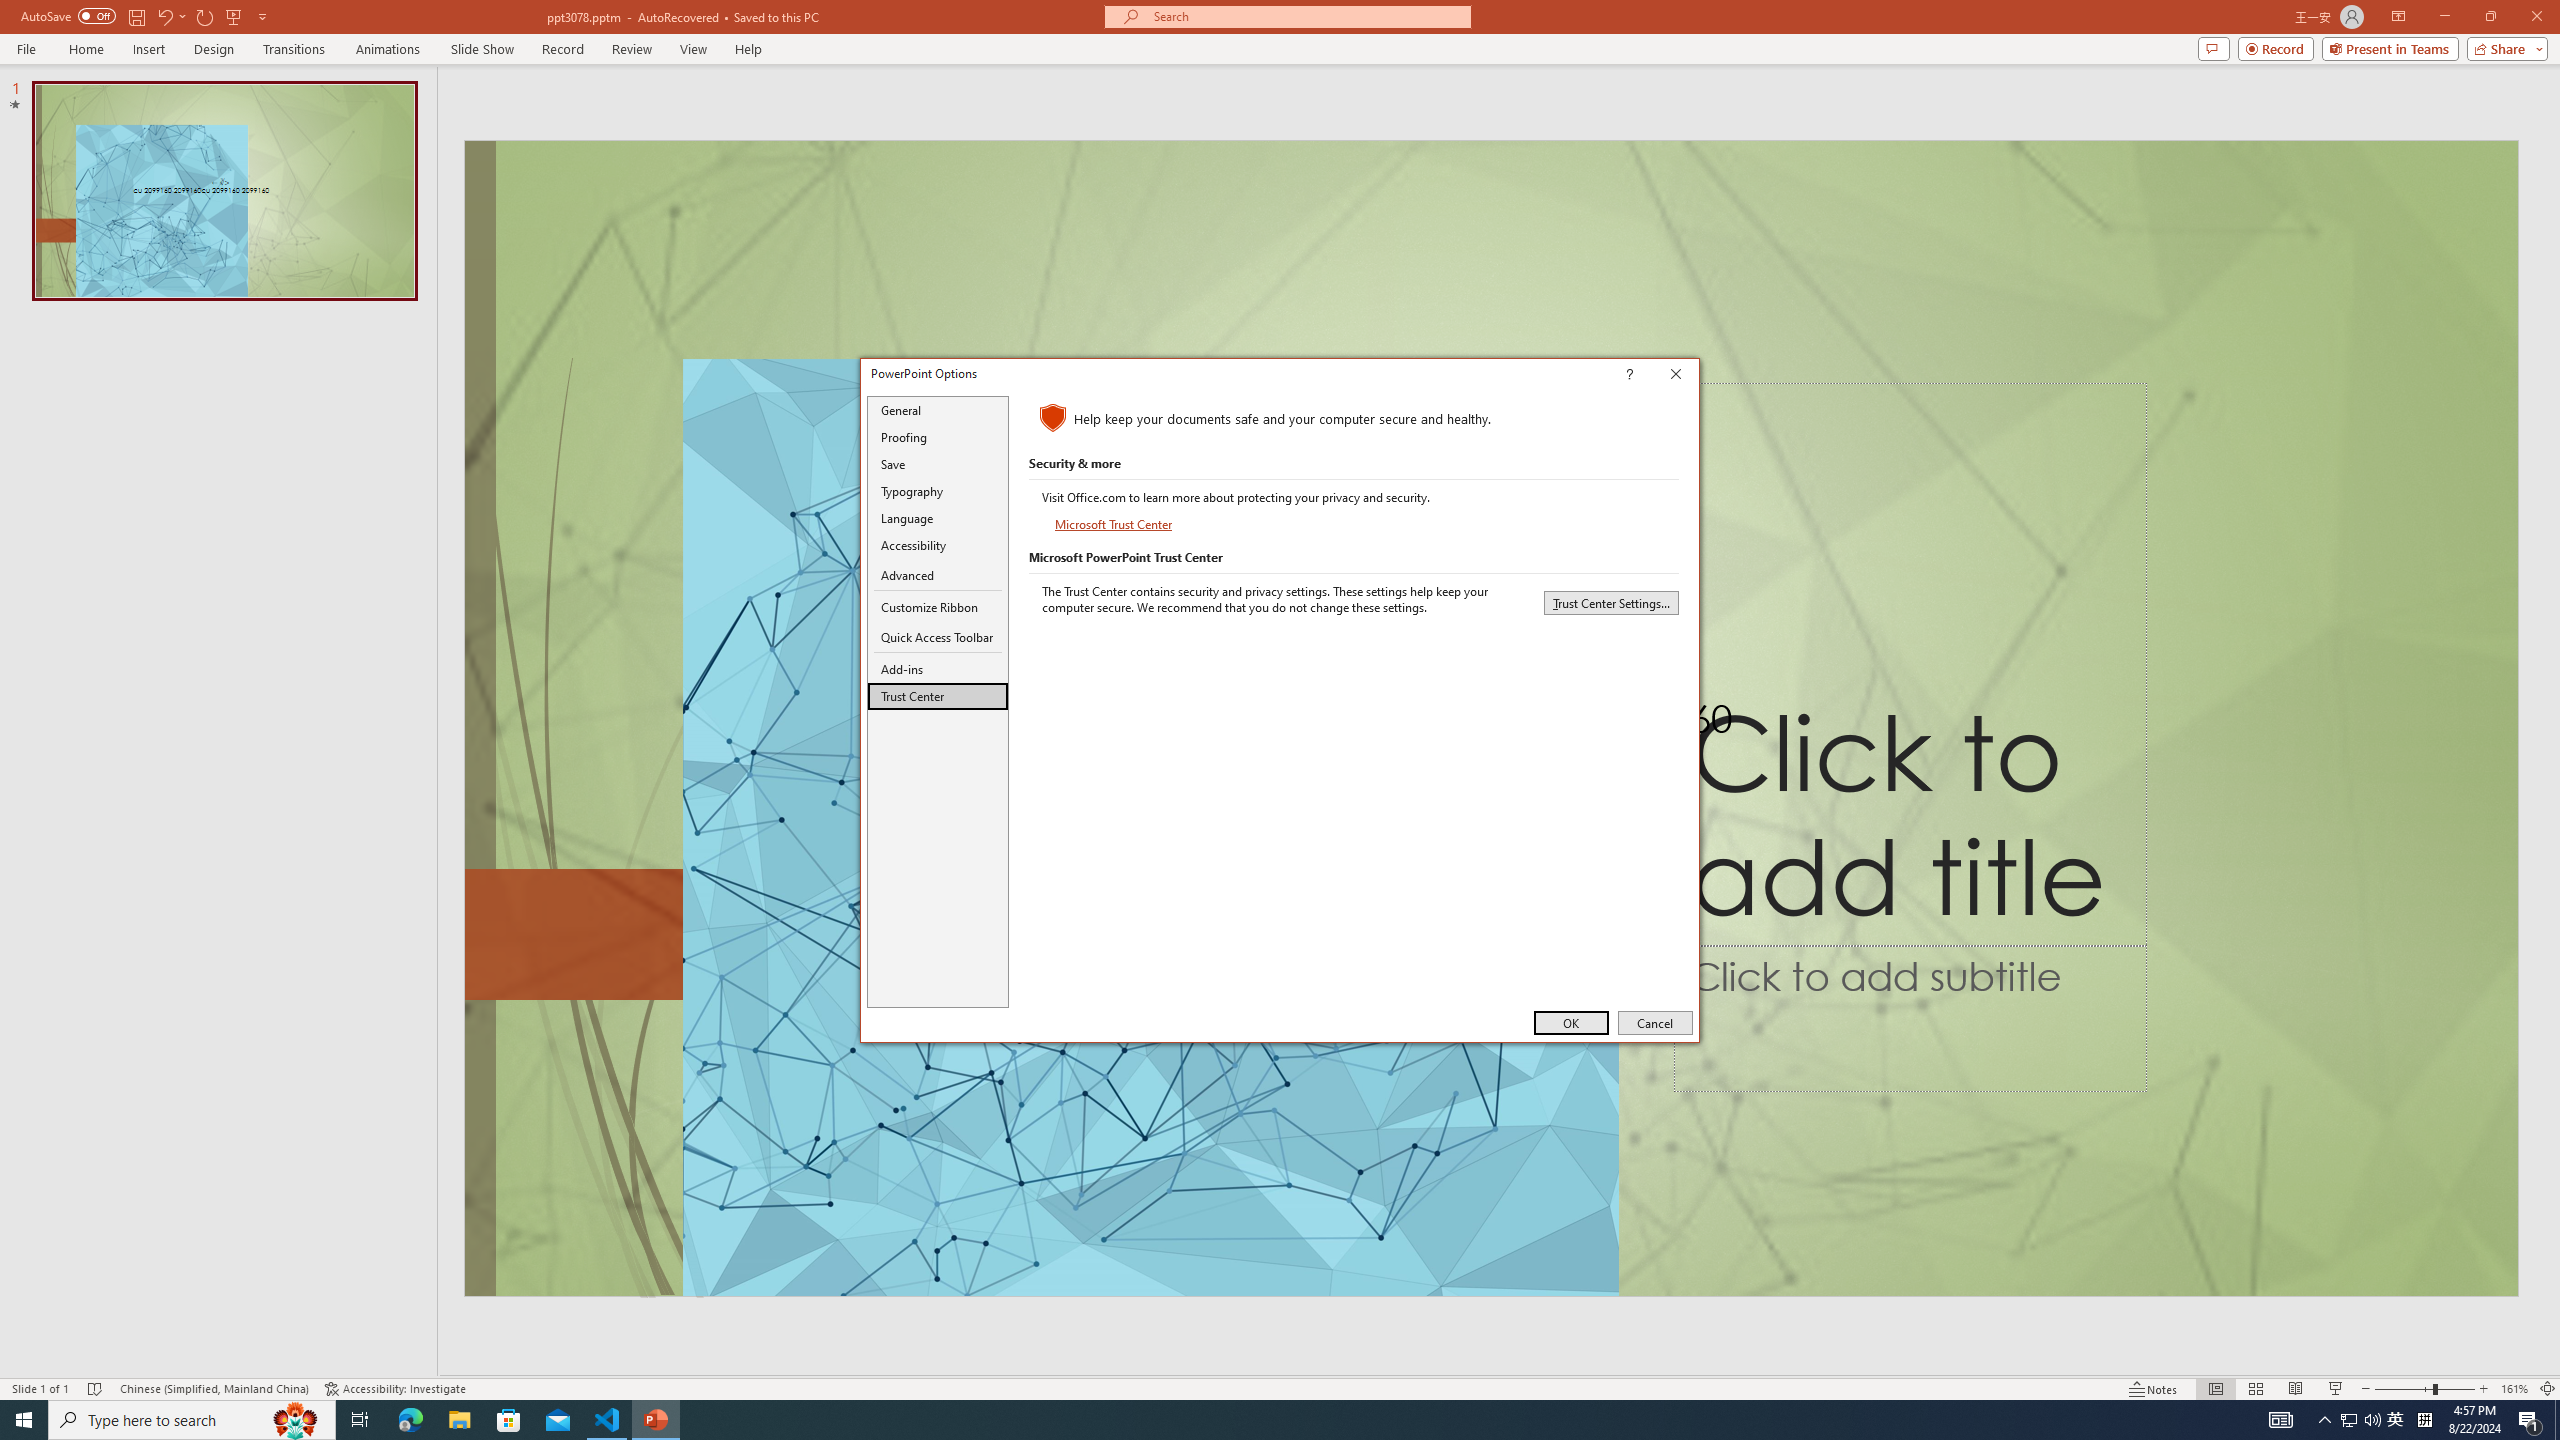  What do you see at coordinates (1655, 1022) in the screenshot?
I see `'Cancel'` at bounding box center [1655, 1022].